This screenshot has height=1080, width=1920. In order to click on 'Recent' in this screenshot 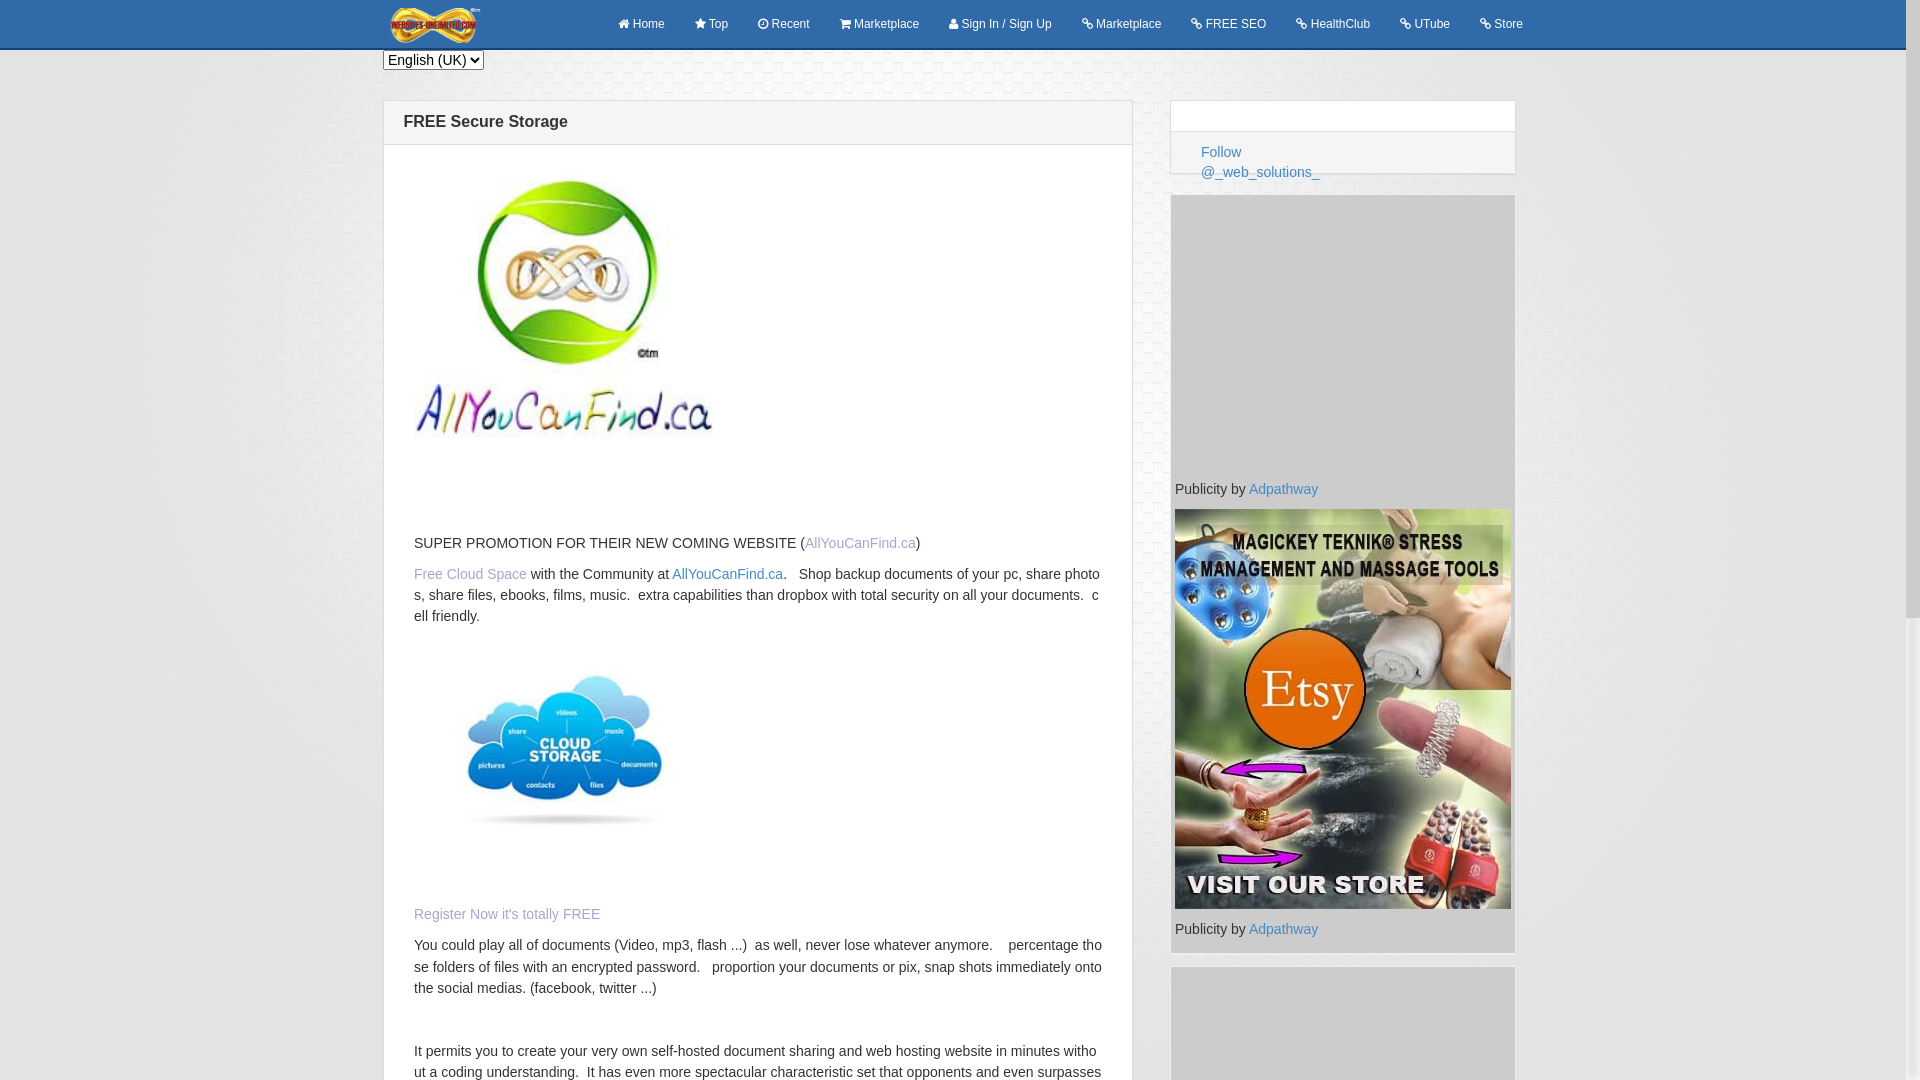, I will do `click(782, 23)`.